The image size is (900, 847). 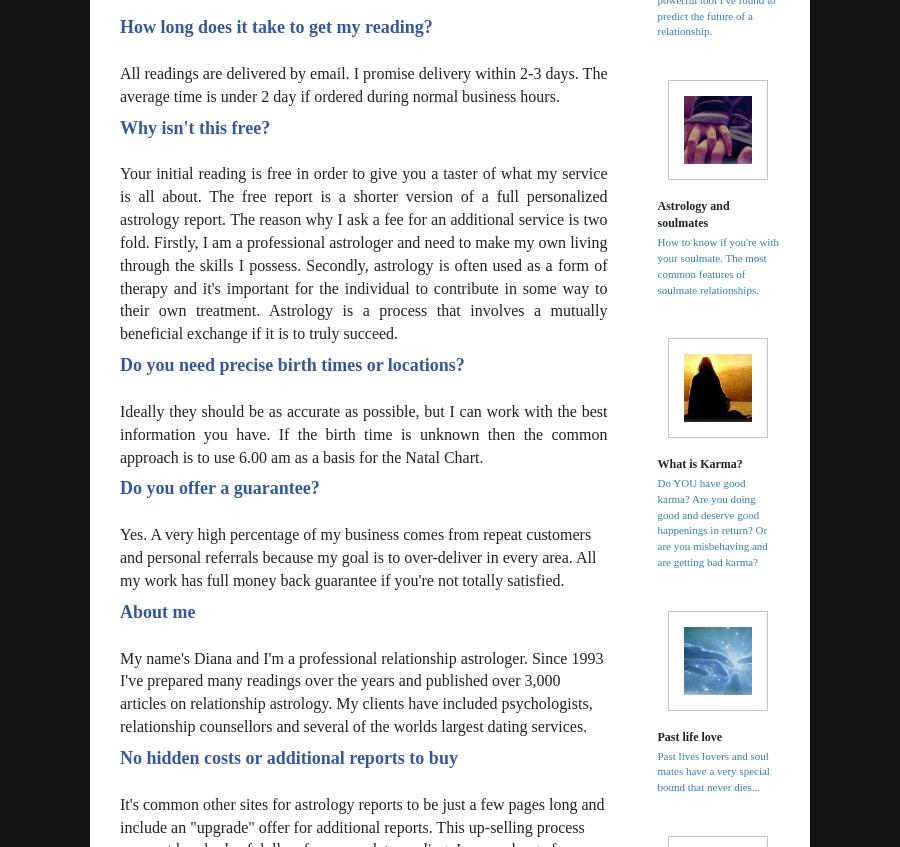 What do you see at coordinates (363, 252) in the screenshot?
I see `'Your initial reading is free in order to give you a taster of what my service is all about. The free

report is a shorter version of a full personalized astrology report. The reason why I ask

a fee for an additional service is two fold. Firstly, I am a professional astrologer and need to make

my own living through the skills I possess. Secondly, astrology is often used as a form of therapy

and it's important for the individual to contribute in some way to their own treatment. Astrology is

a process that involves a mutually beneficial exchange if it is to truly succeed.'` at bounding box center [363, 252].